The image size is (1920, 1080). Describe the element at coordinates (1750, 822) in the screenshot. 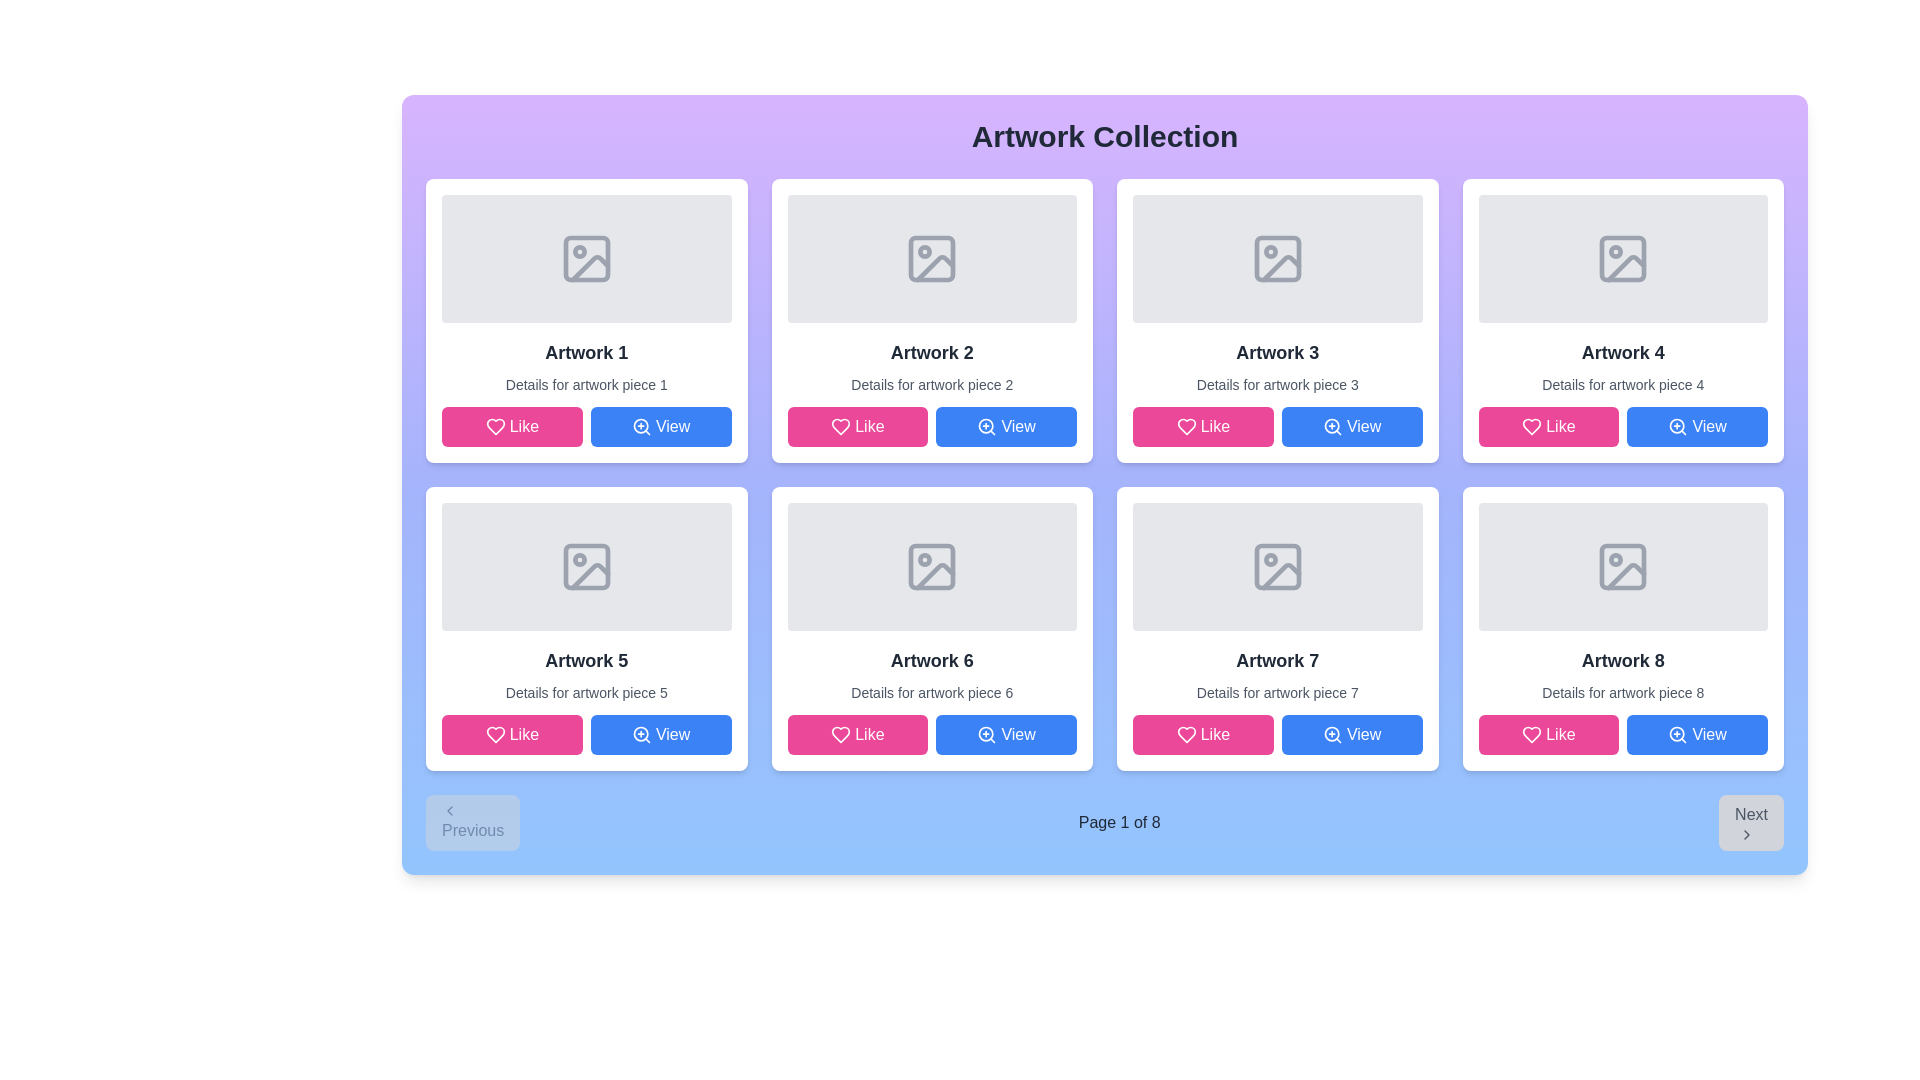

I see `the pagination button located at the bottom-right corner of the interface, which allows navigation to the next page of items in the sequence` at that location.